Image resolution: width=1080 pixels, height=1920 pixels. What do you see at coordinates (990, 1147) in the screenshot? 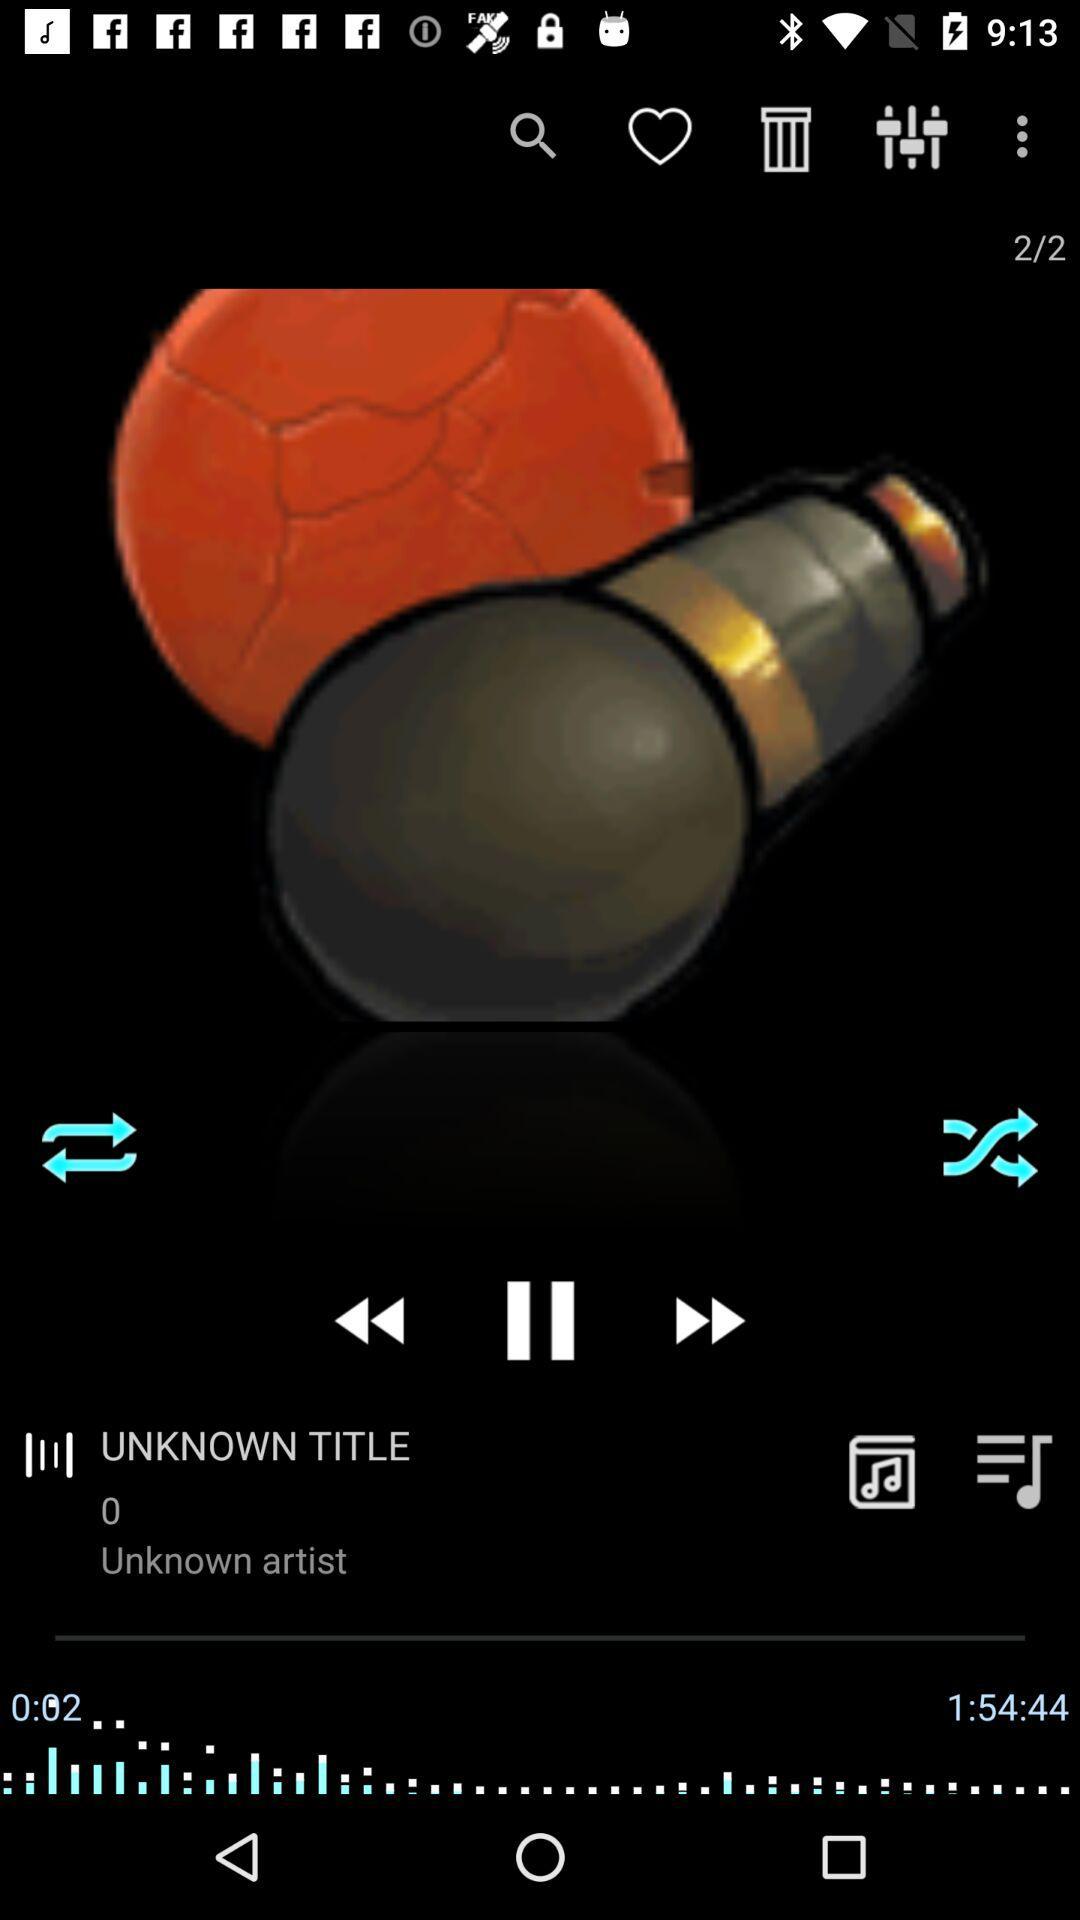
I see `the item on the right` at bounding box center [990, 1147].